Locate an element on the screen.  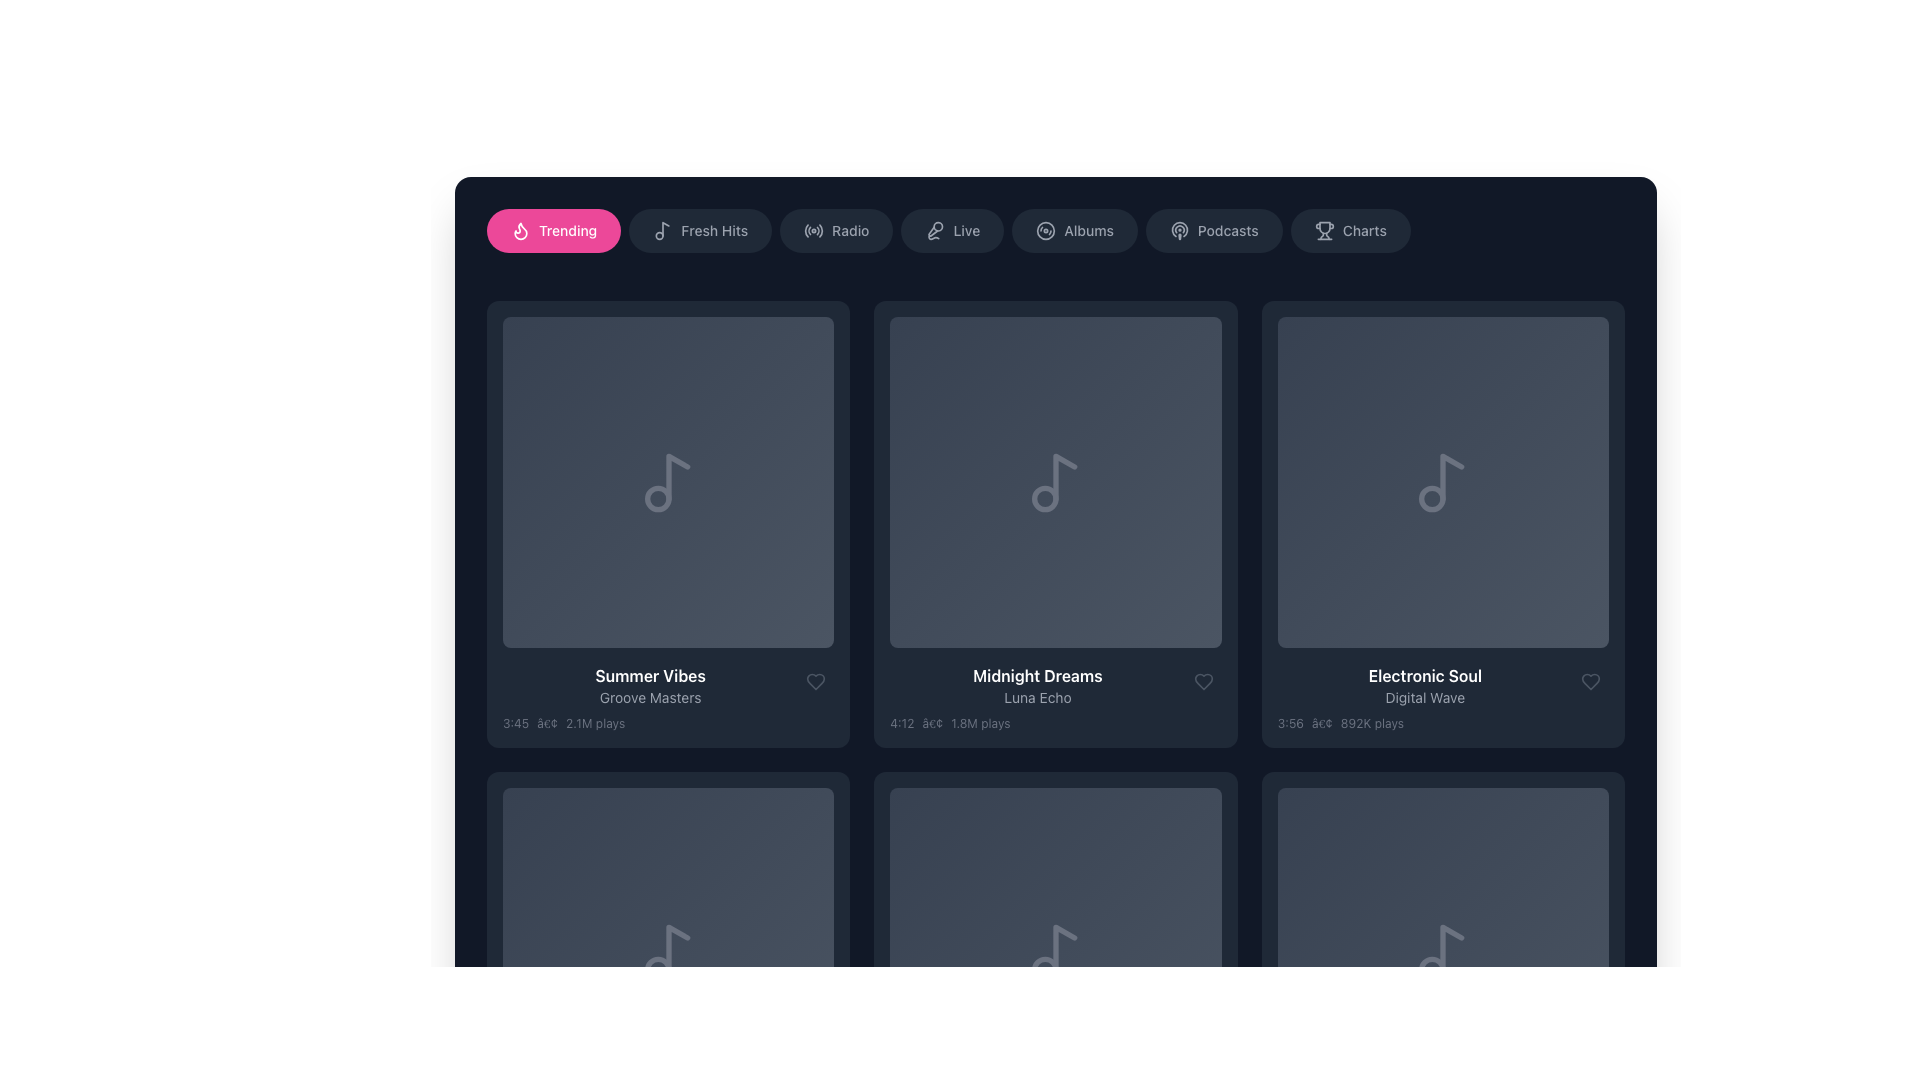
the 'Podcasts' text label in the top navigation bar is located at coordinates (1227, 230).